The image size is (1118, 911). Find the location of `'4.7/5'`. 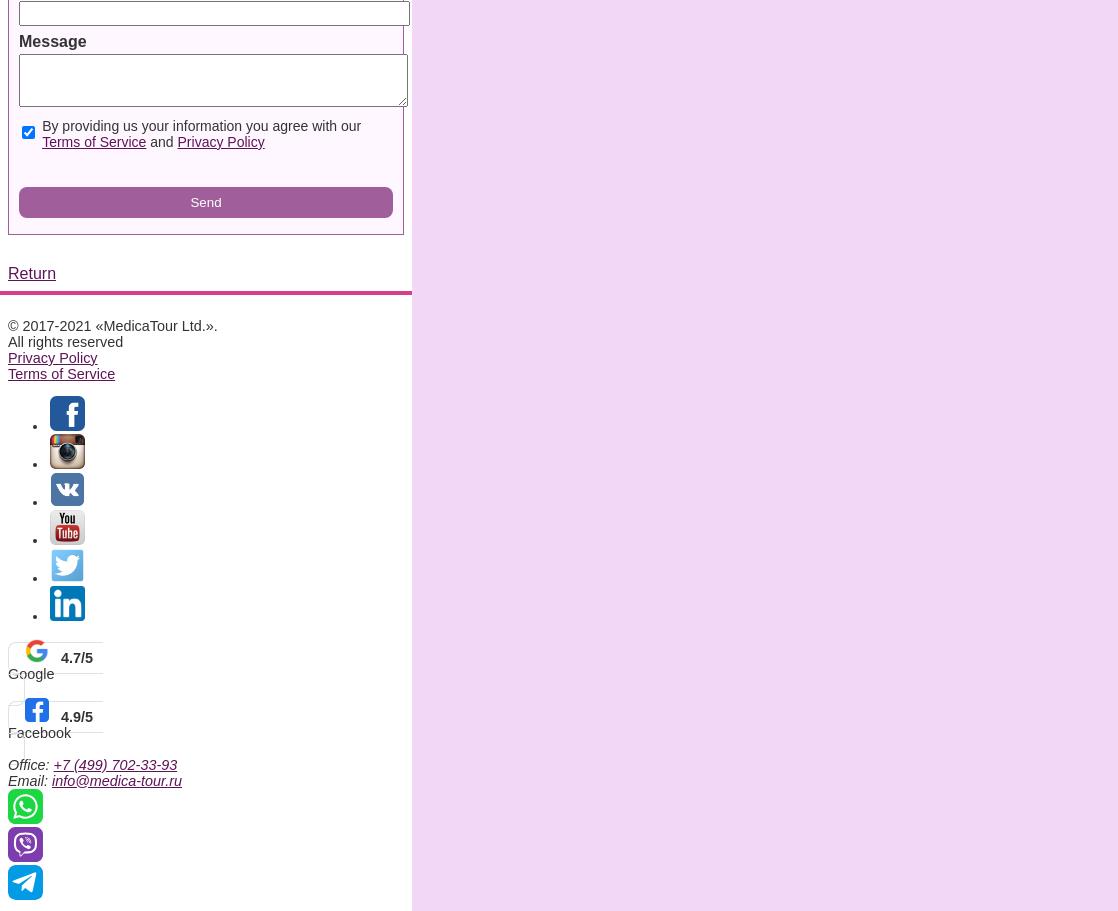

'4.7/5' is located at coordinates (77, 657).